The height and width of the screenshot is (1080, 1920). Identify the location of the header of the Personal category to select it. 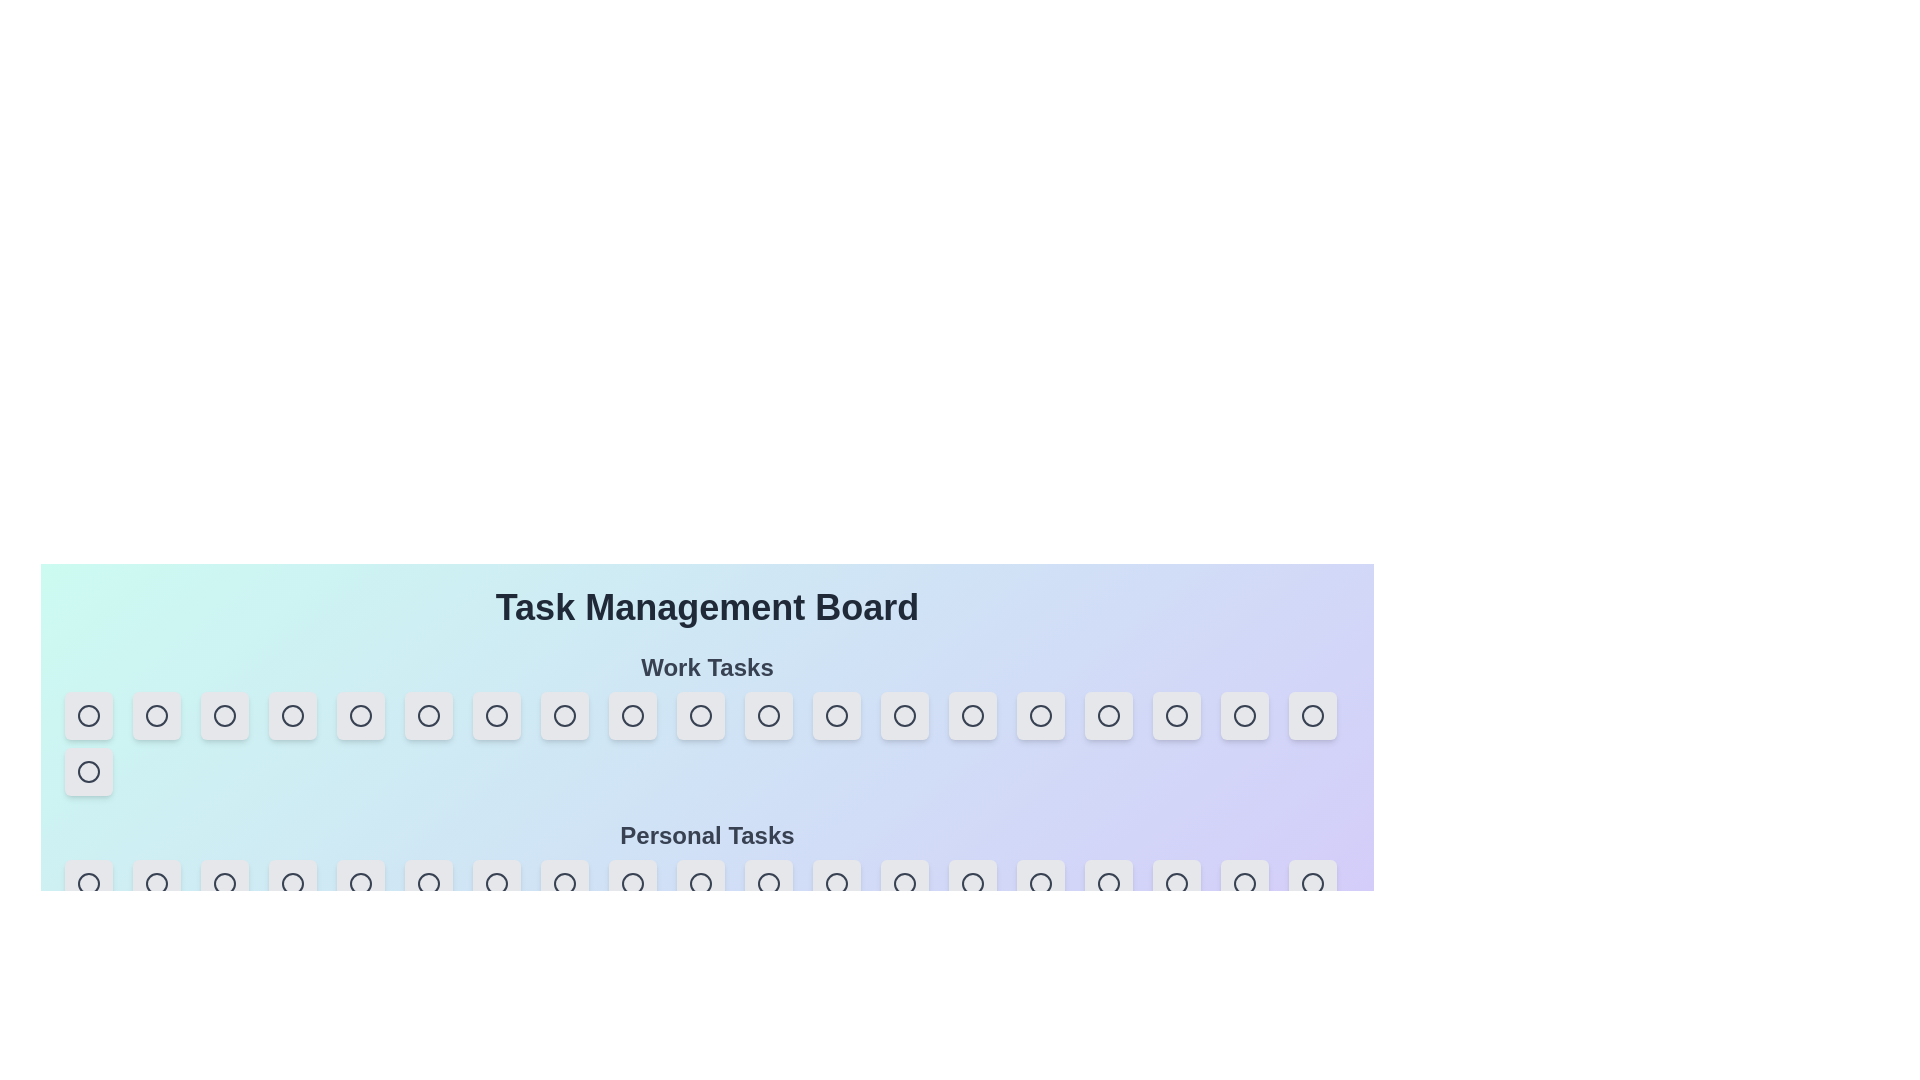
(707, 836).